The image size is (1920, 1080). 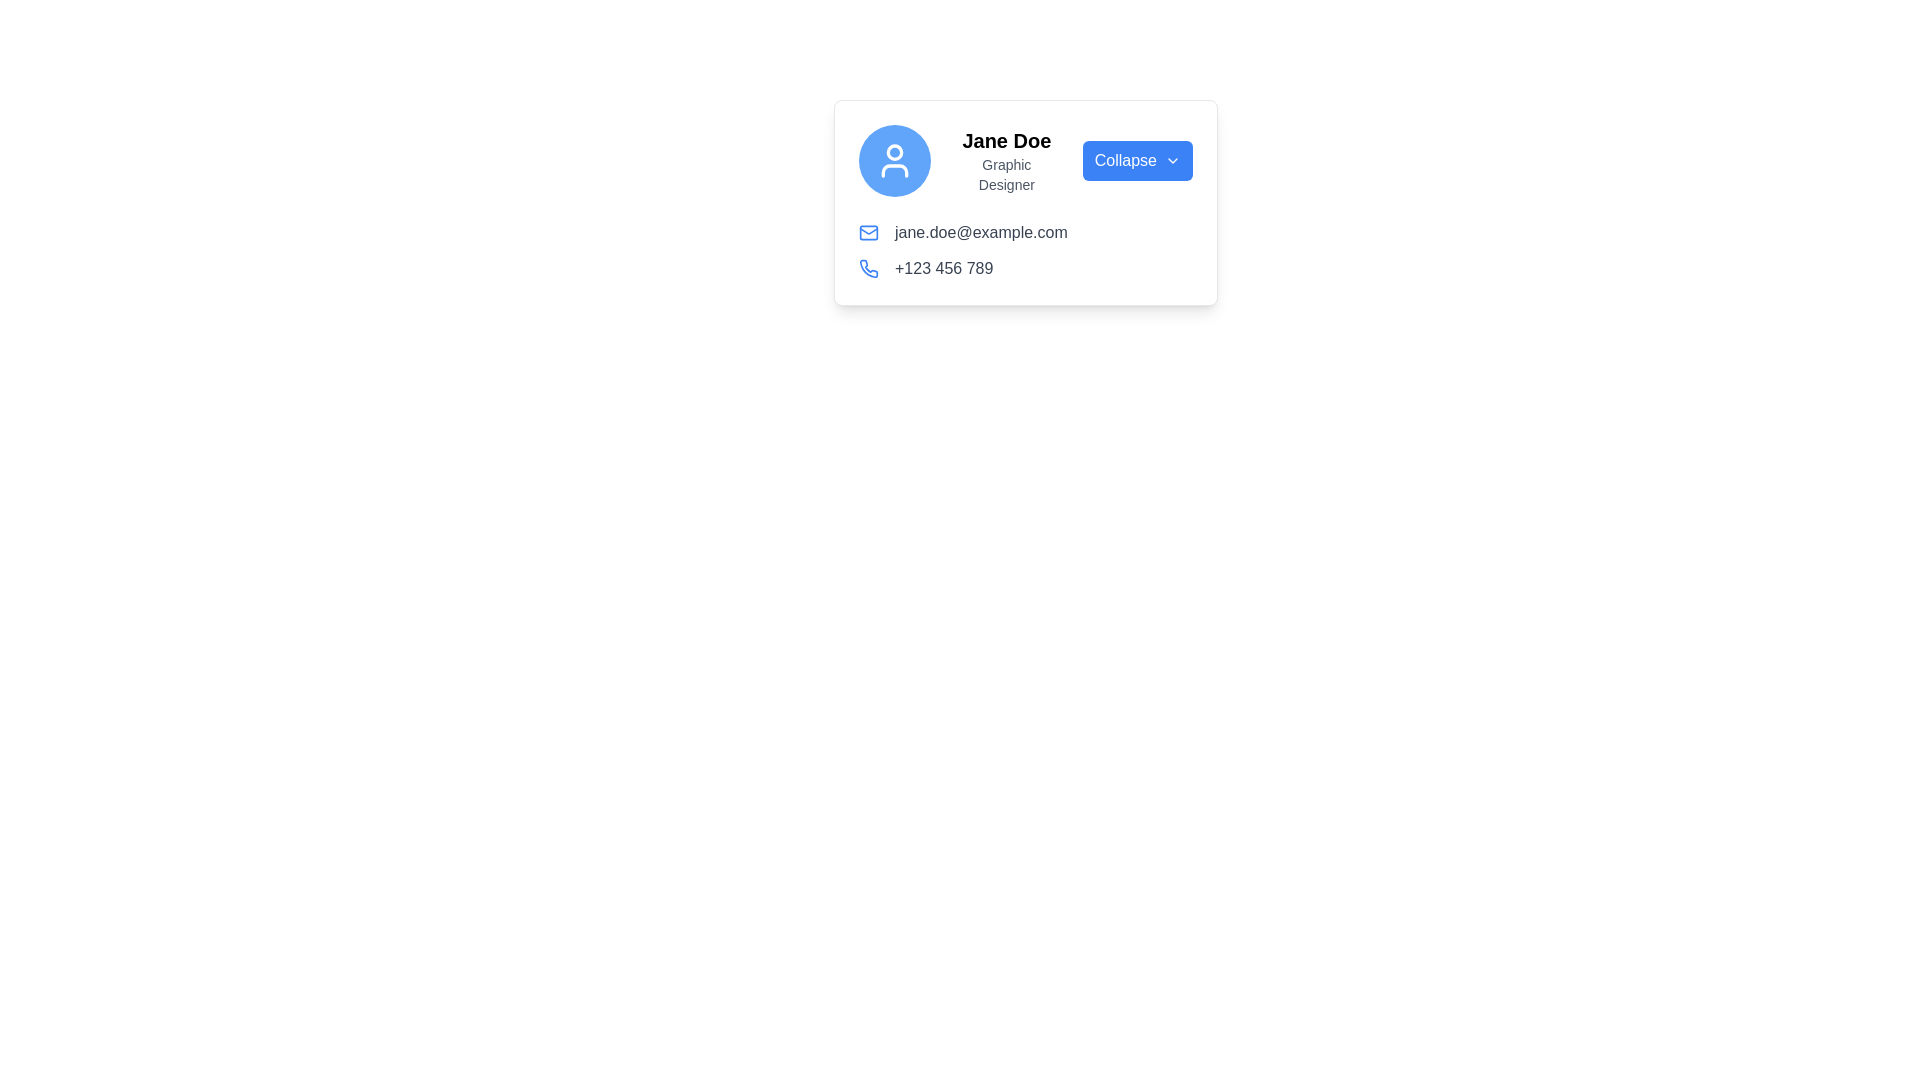 I want to click on text content of the label displaying 'Graphic Designer', which is styled in a small font and gray color, located directly below the name 'Jane Doe', so click(x=1006, y=173).